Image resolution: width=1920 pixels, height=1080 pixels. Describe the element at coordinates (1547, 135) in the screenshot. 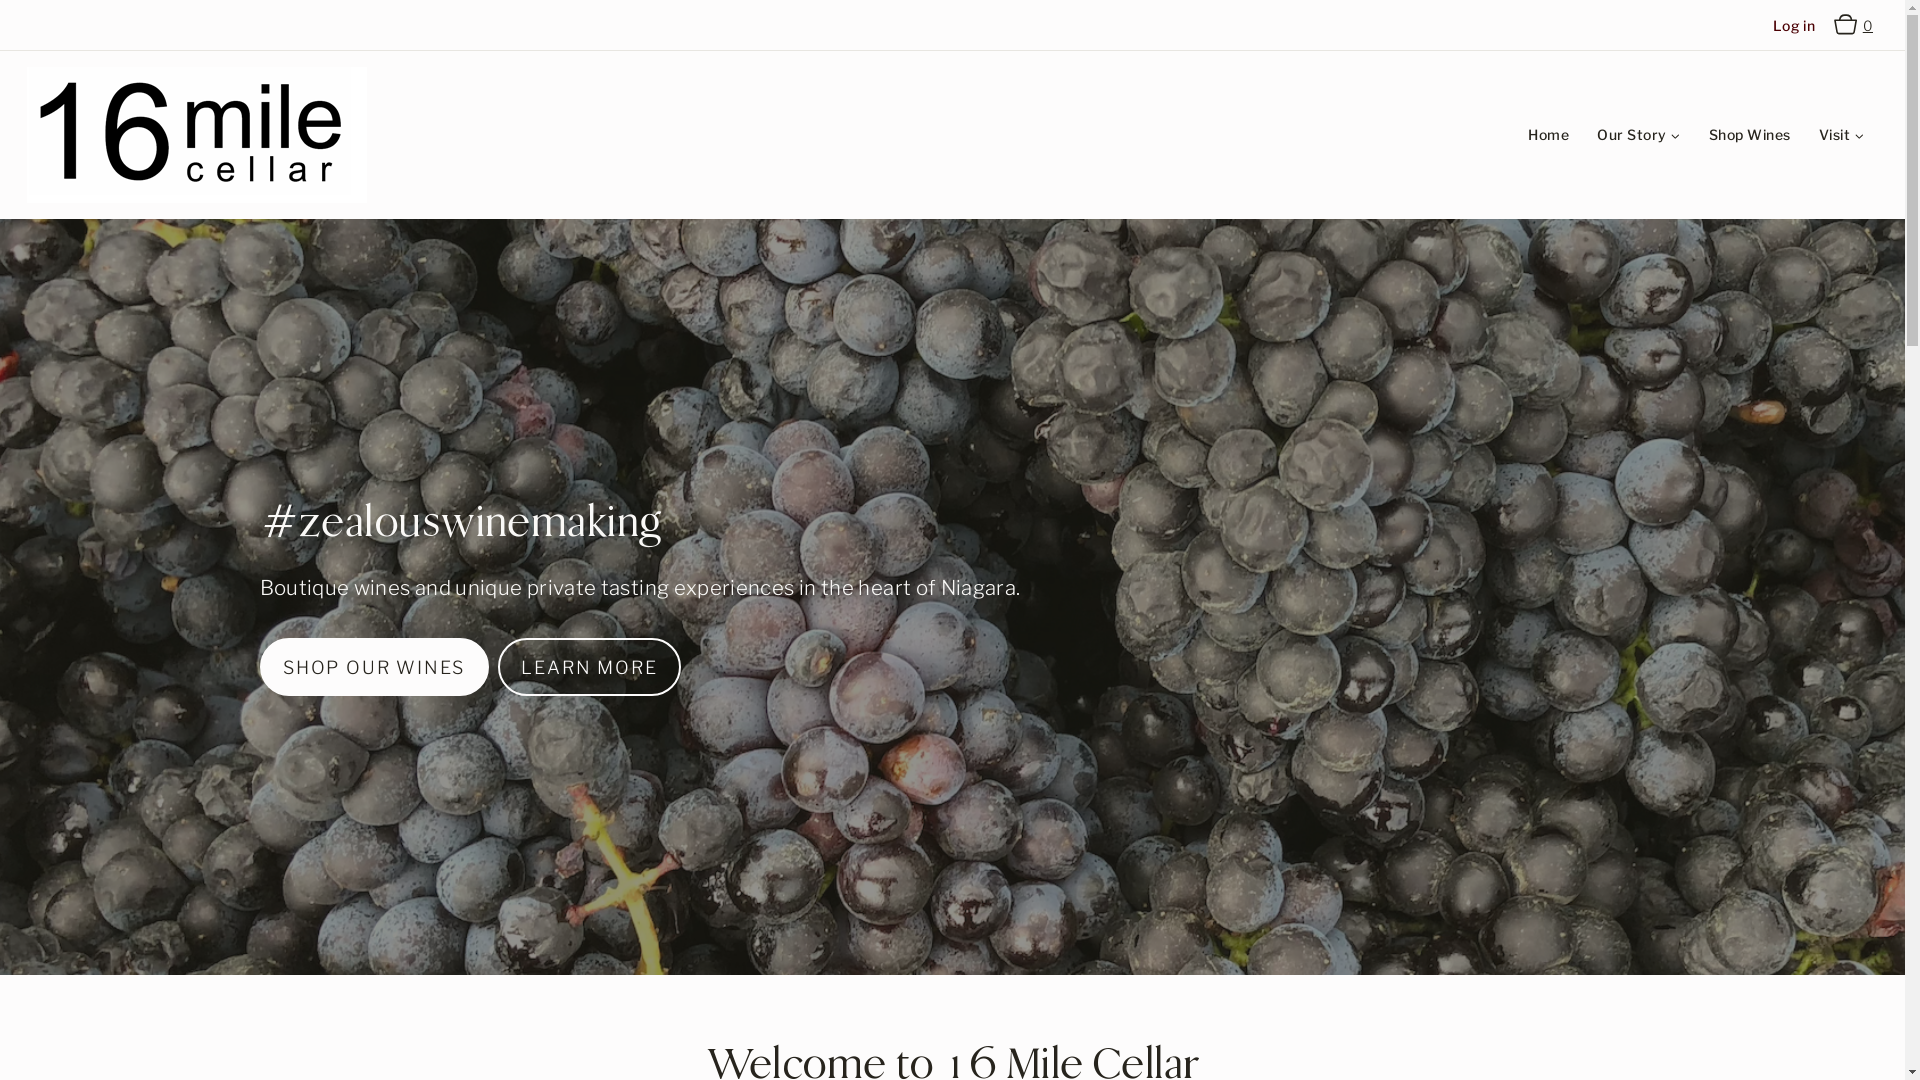

I see `'Home'` at that location.